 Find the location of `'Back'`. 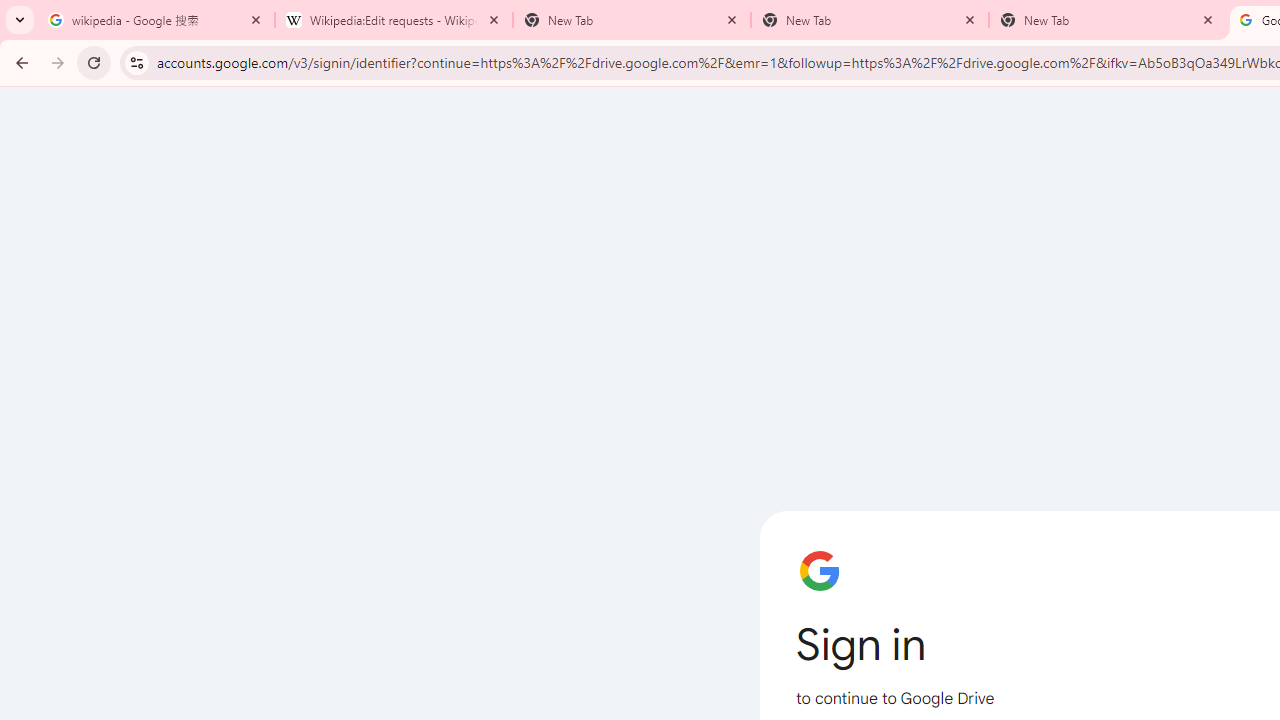

'Back' is located at coordinates (19, 61).